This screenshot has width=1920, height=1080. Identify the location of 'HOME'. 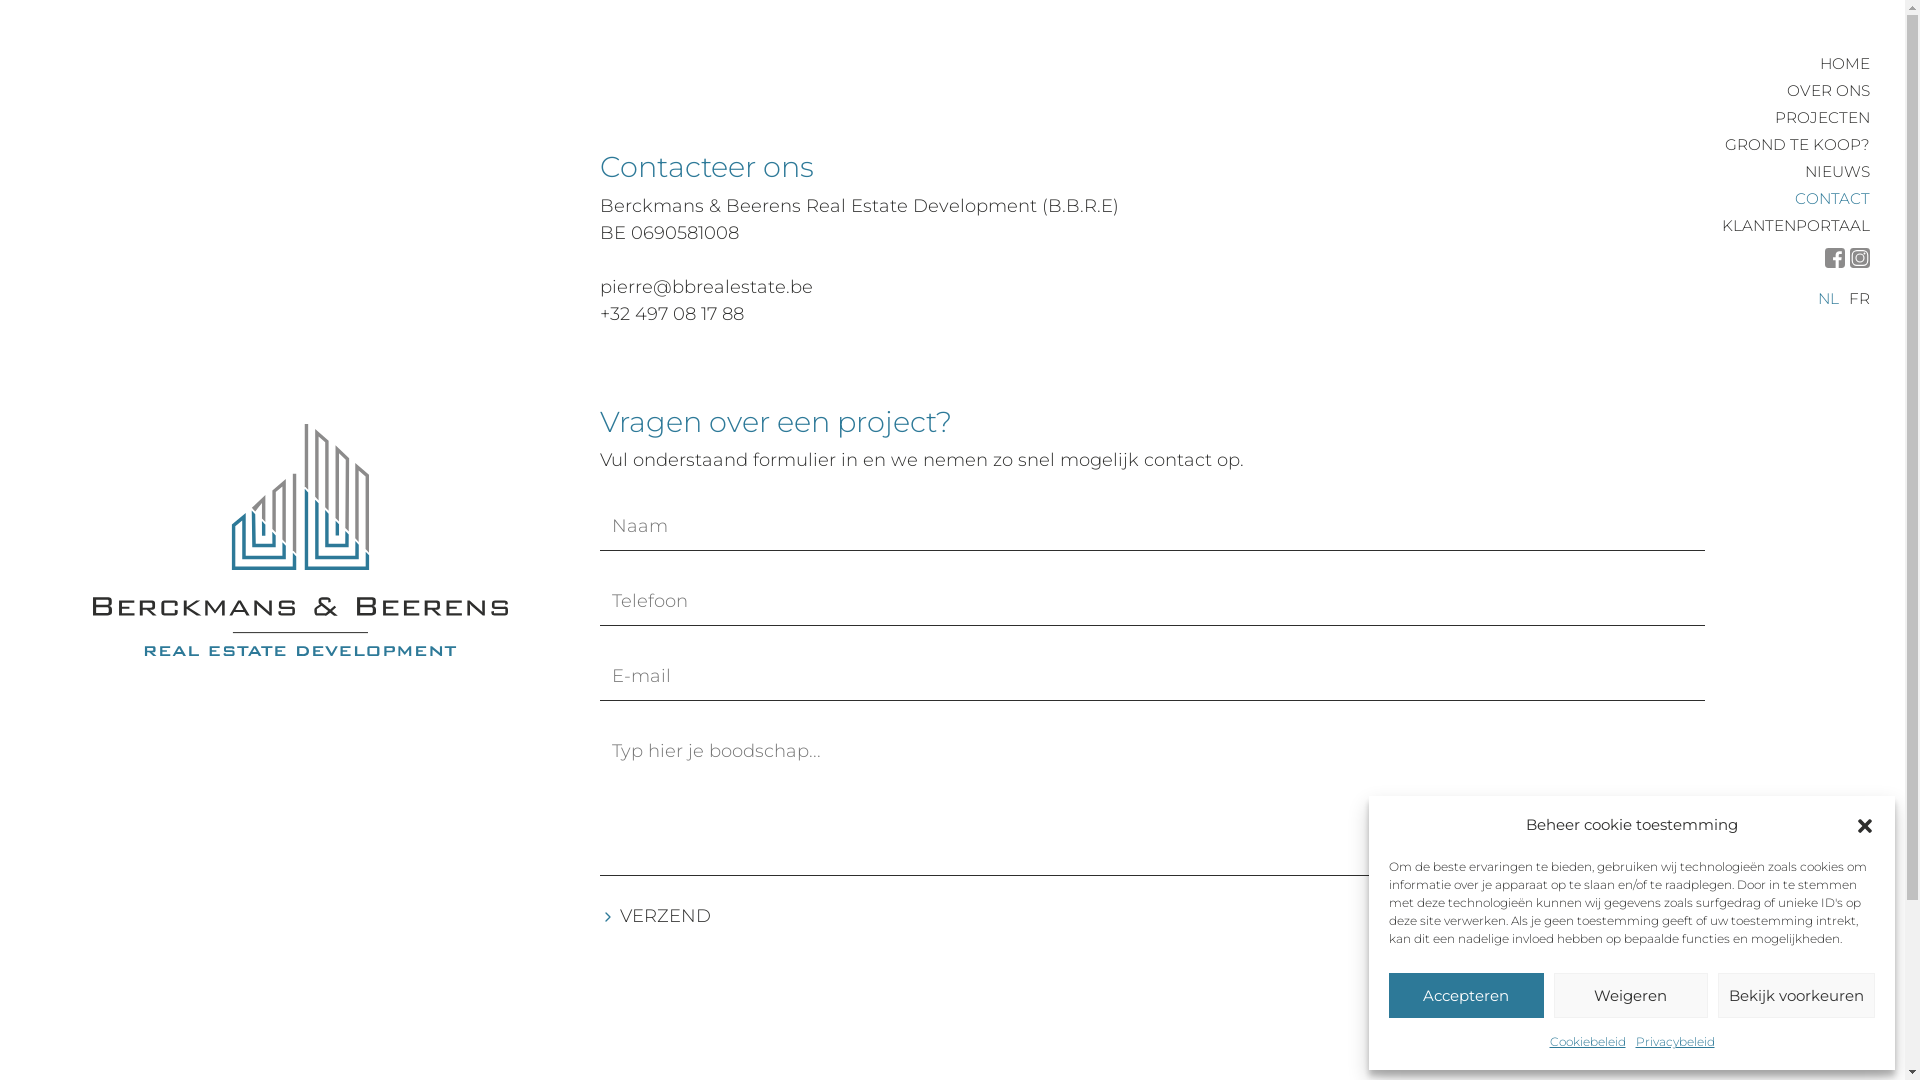
(1843, 62).